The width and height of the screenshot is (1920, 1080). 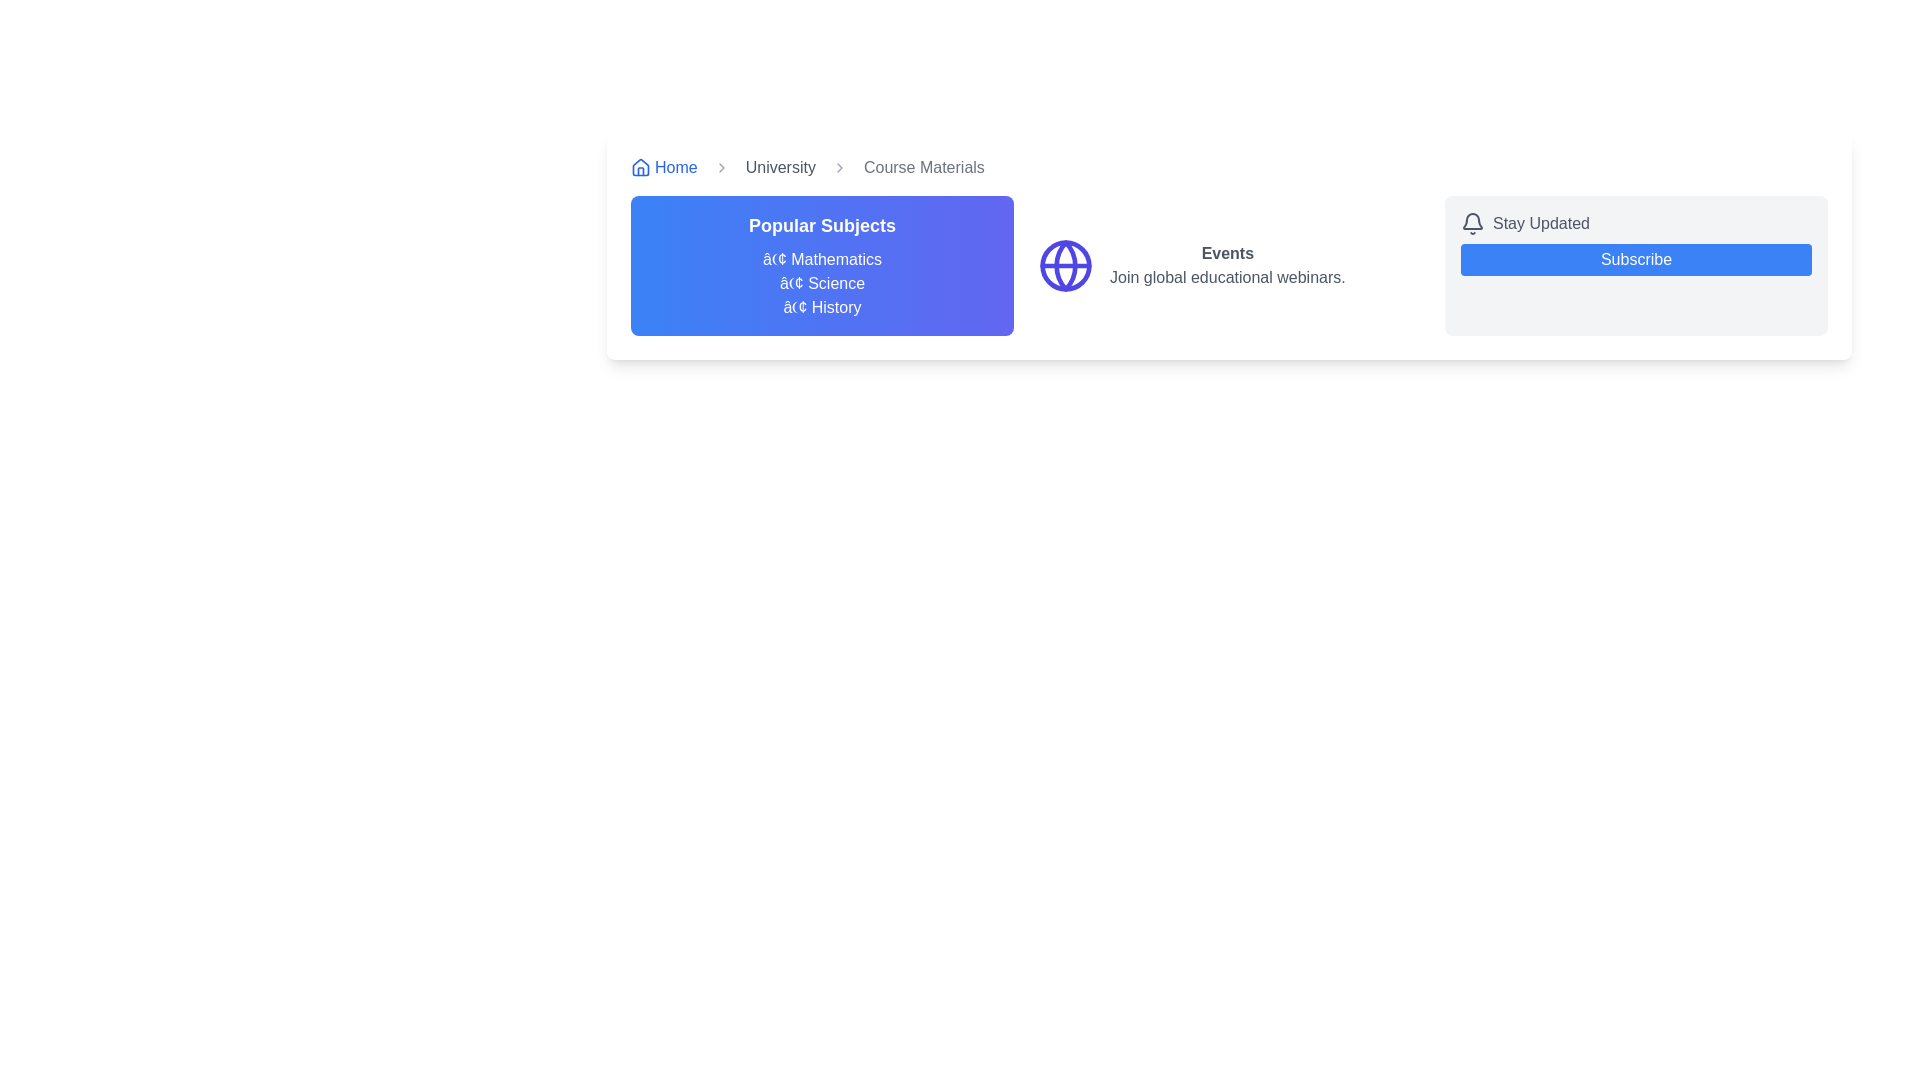 I want to click on the first text label under the 'Popular Subjects' section, which represents a subject like '• Science' or '• History', so click(x=822, y=258).